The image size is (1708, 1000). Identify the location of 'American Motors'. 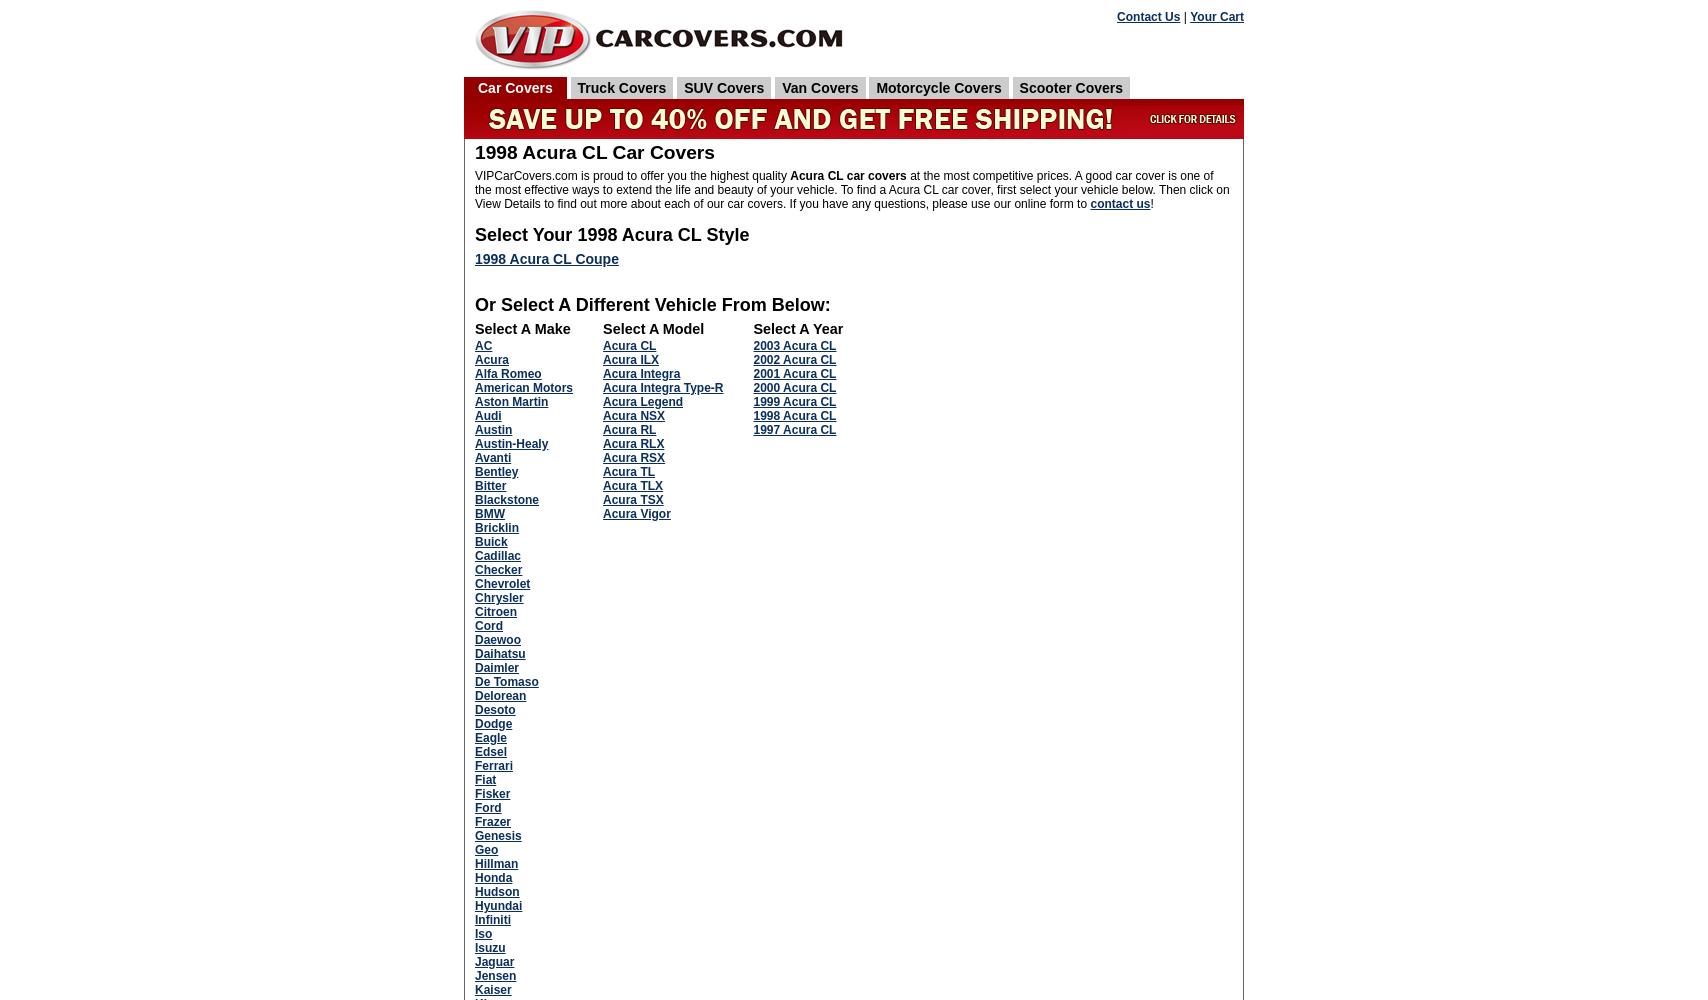
(524, 387).